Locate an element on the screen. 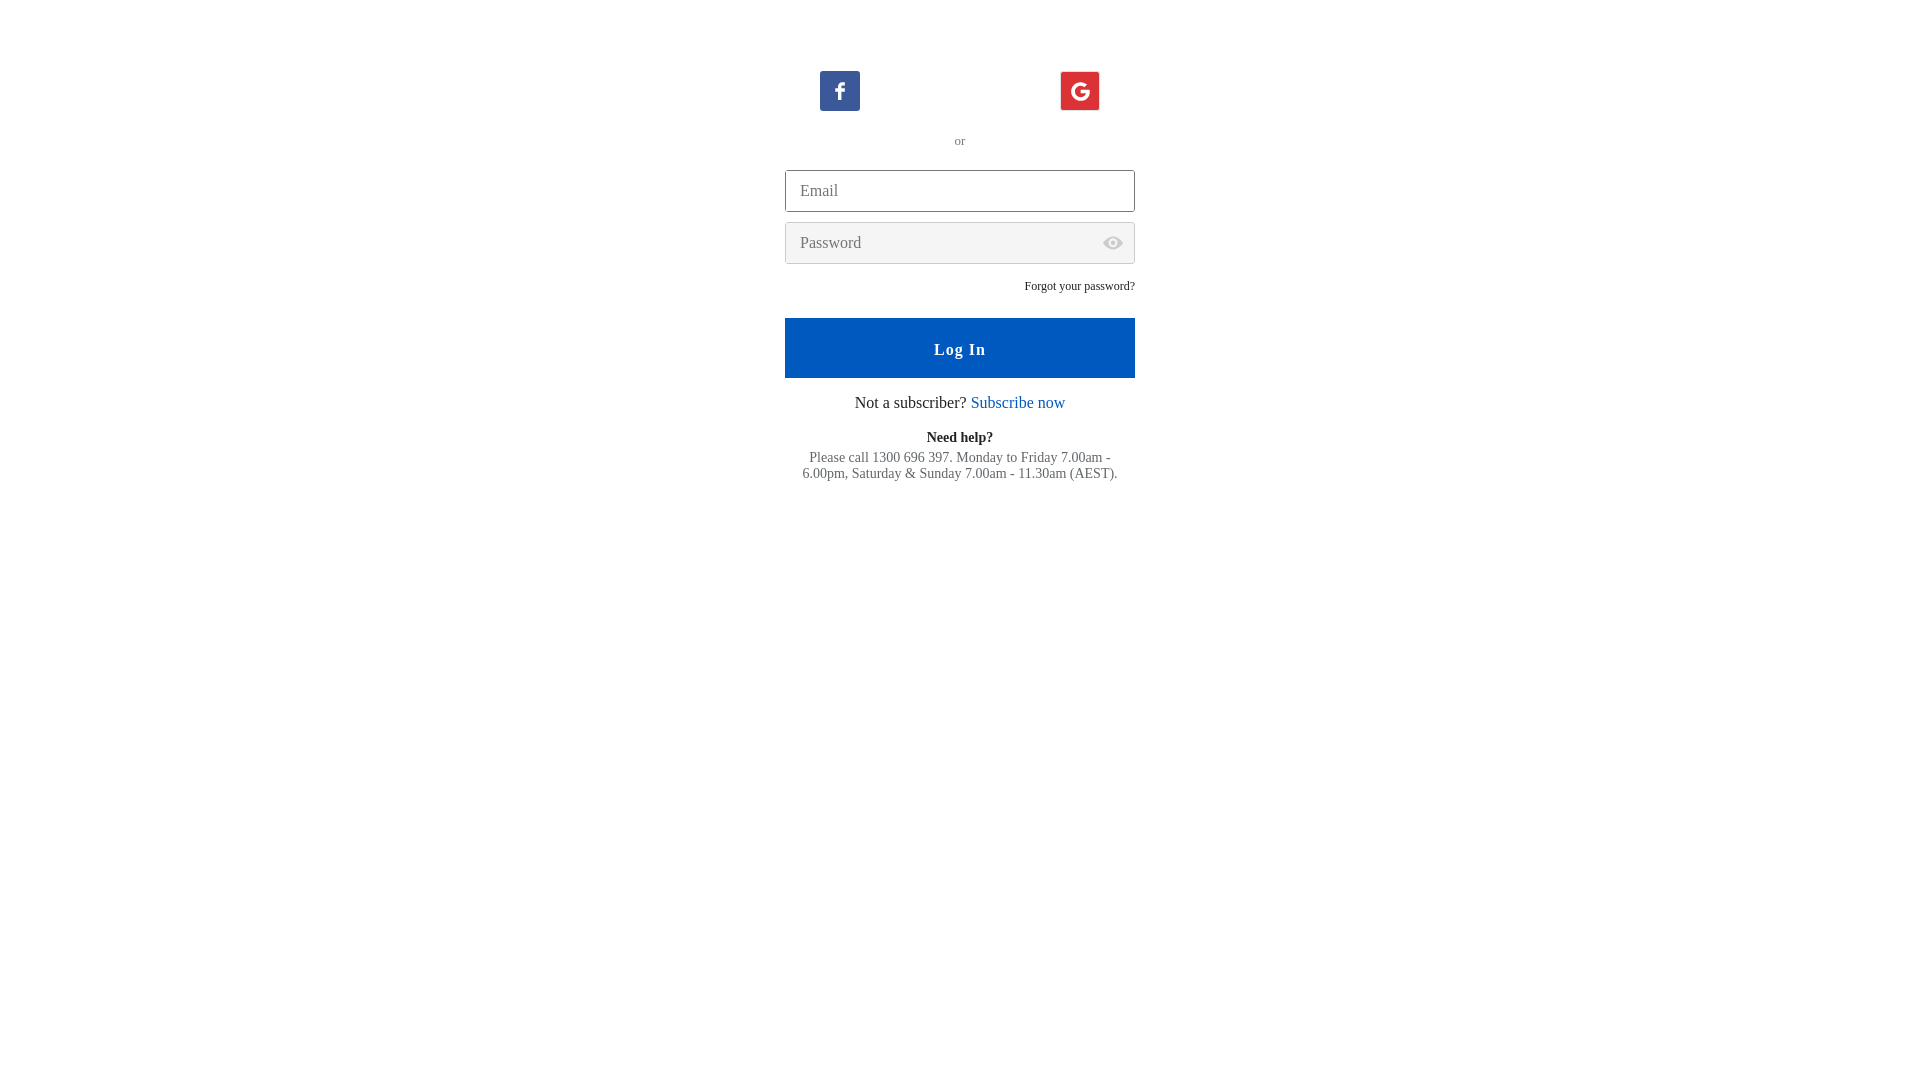  'Subscribe now' is located at coordinates (1018, 402).